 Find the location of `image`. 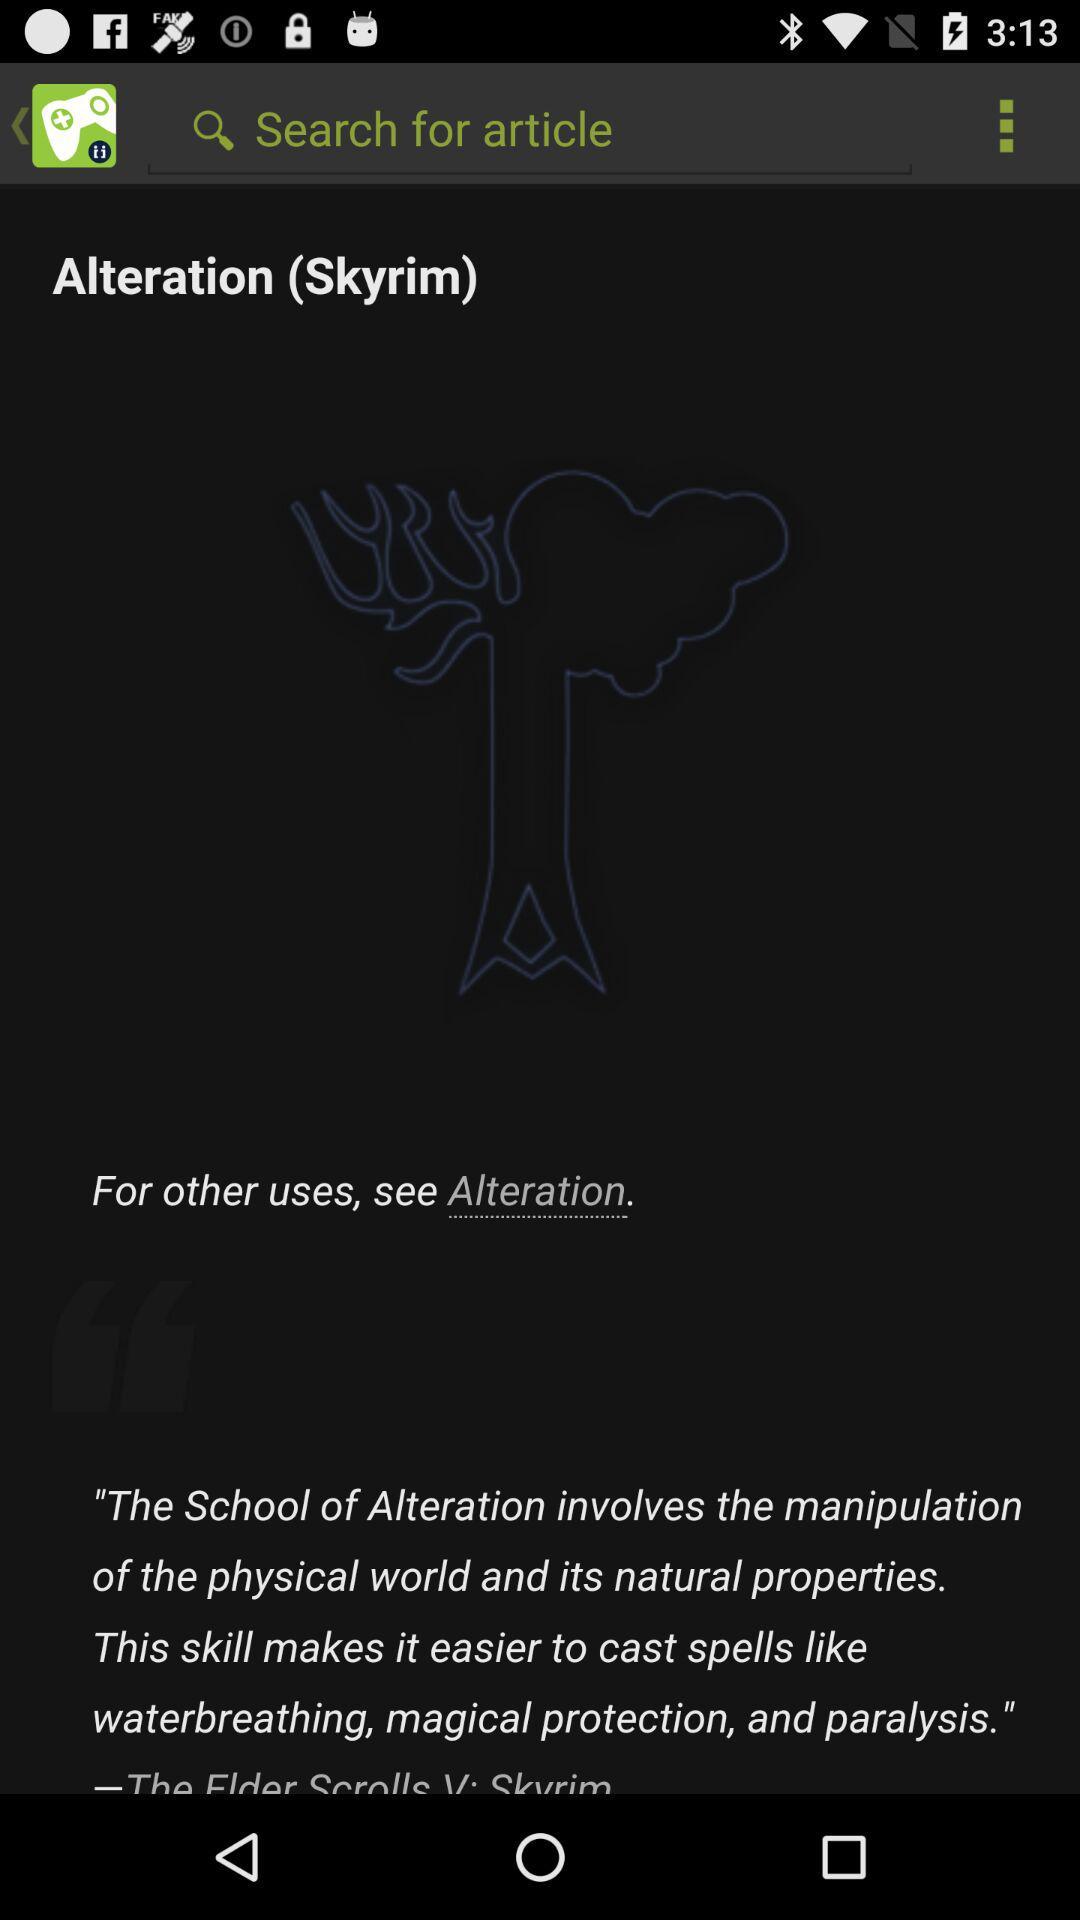

image is located at coordinates (540, 991).